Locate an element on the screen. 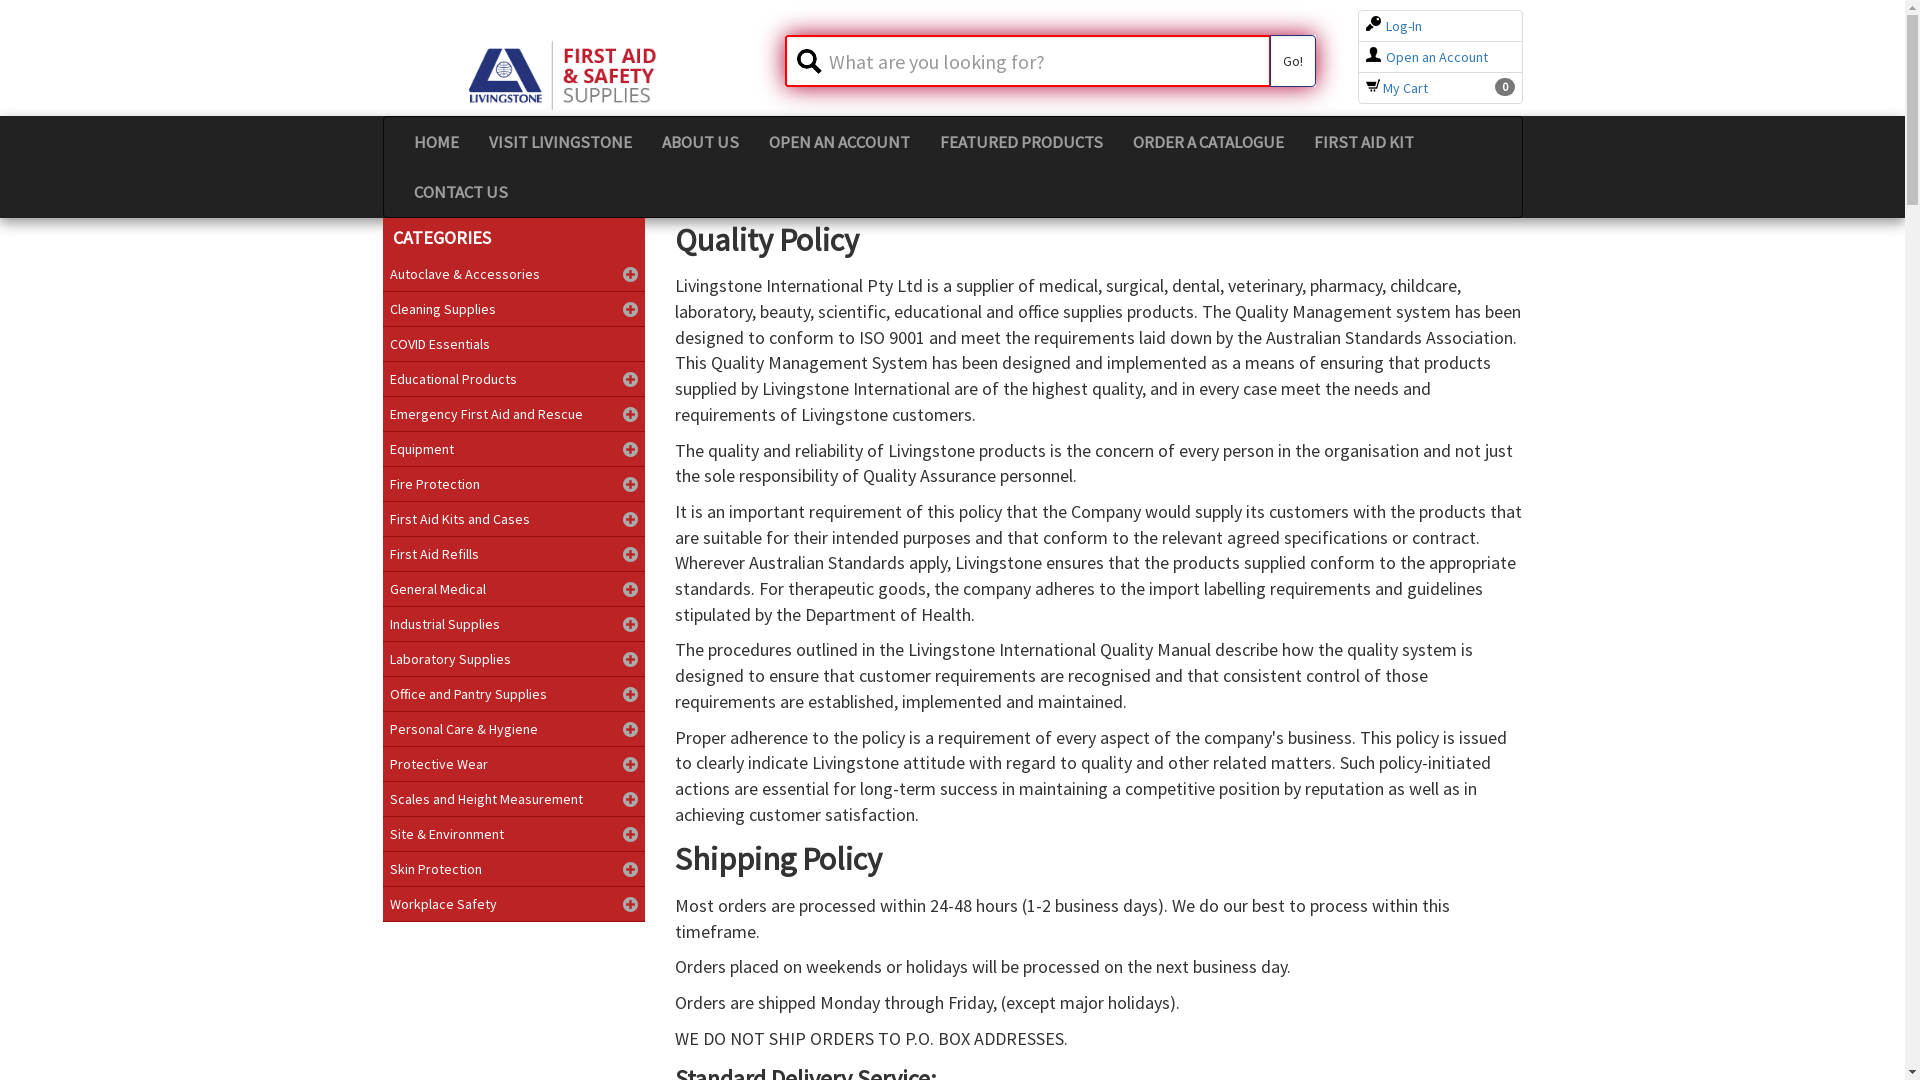 The height and width of the screenshot is (1080, 1920). 'First Aid Refills' is located at coordinates (513, 554).